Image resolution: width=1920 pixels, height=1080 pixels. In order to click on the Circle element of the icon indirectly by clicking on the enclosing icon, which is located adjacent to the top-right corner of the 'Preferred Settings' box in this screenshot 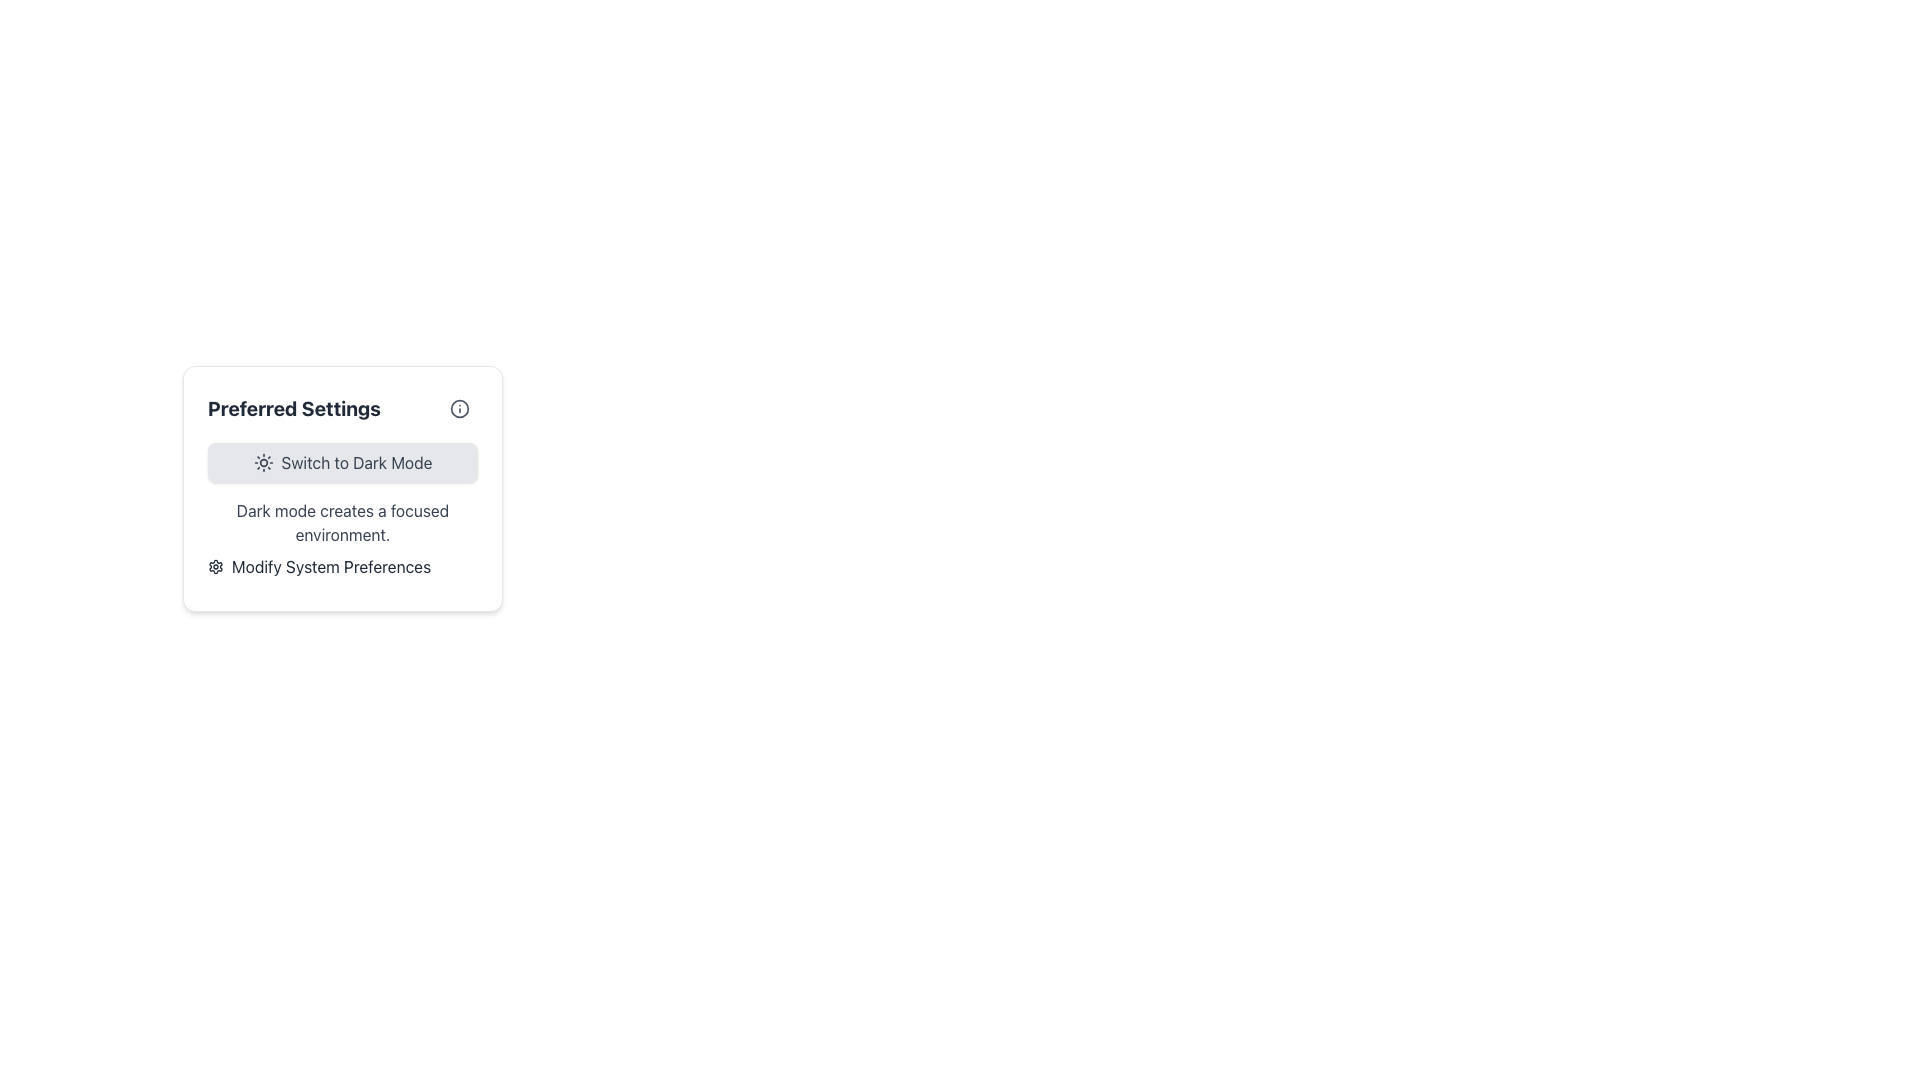, I will do `click(459, 407)`.